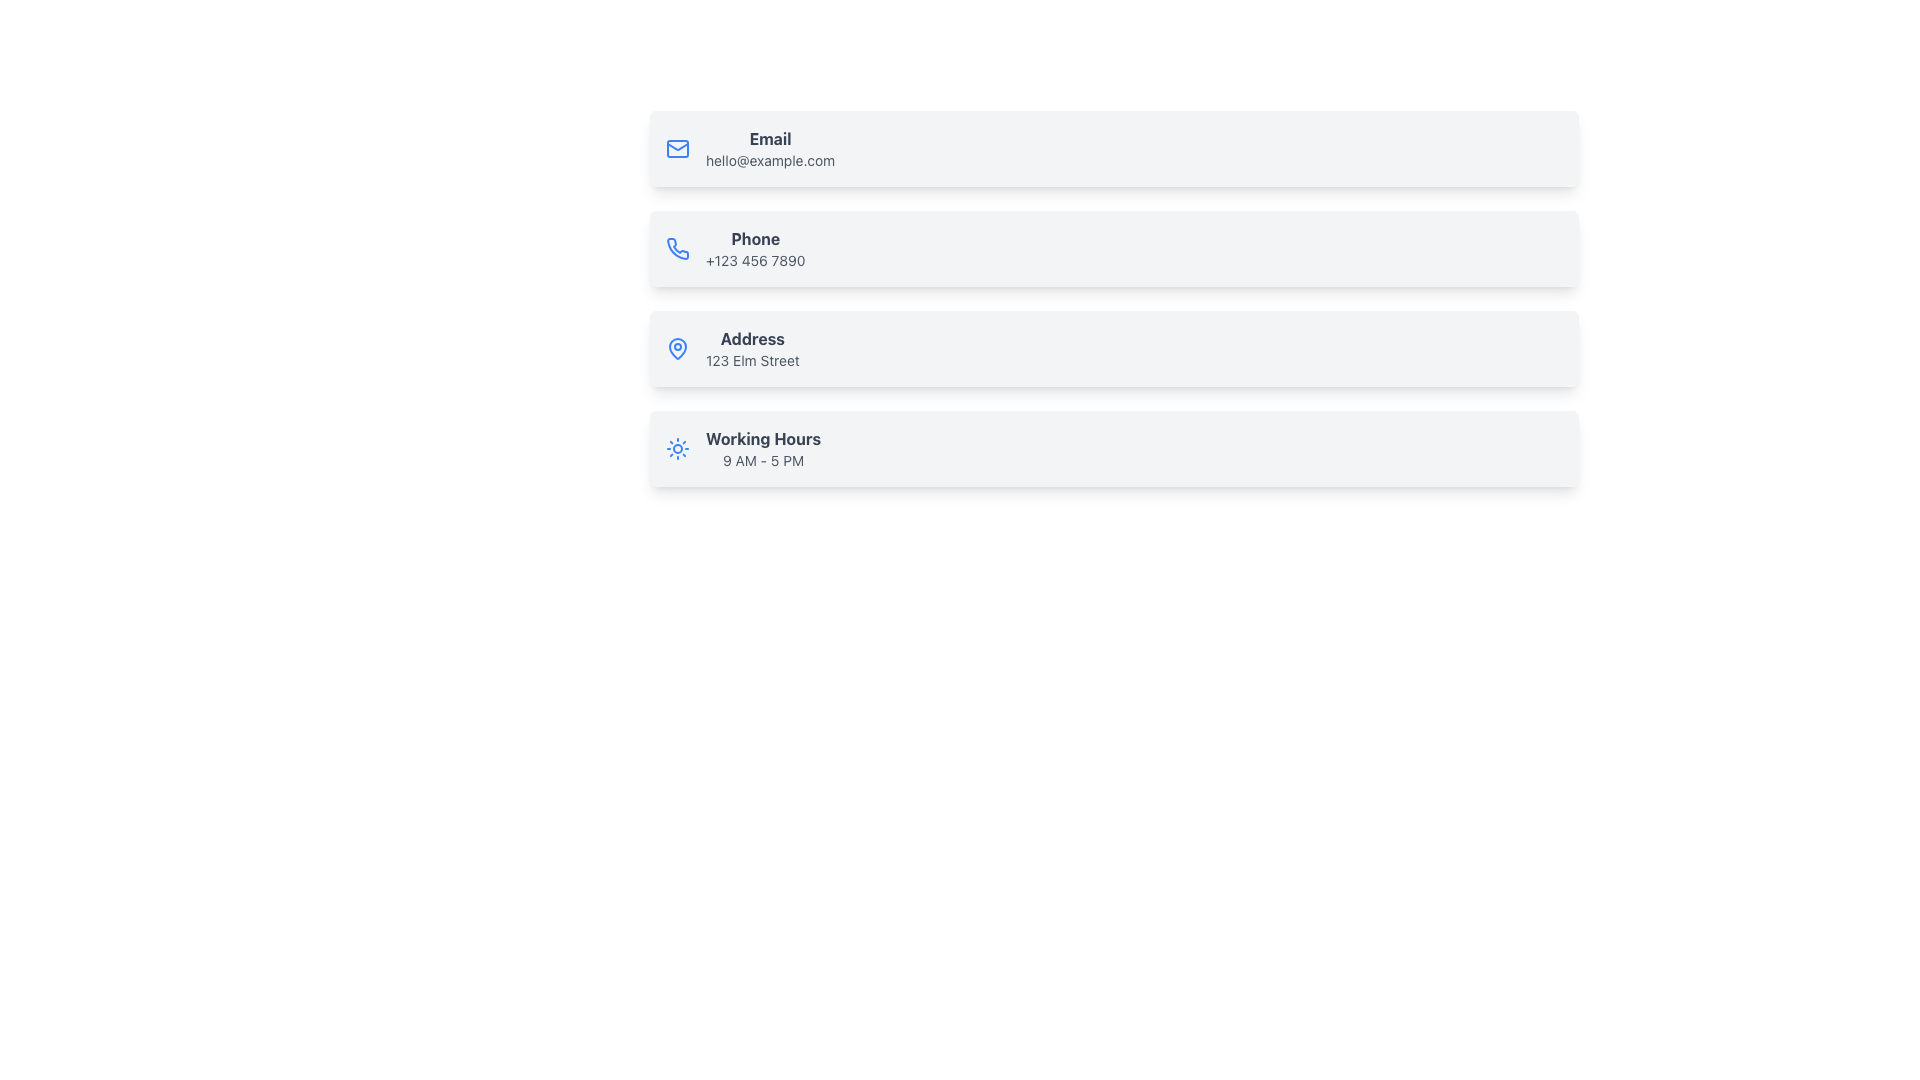 The width and height of the screenshot is (1920, 1080). What do you see at coordinates (1113, 447) in the screenshot?
I see `the Information block displaying operational hours, located at the bottom of the vertical list of sections titled 'Email,' 'Phone,' and 'Address.'` at bounding box center [1113, 447].